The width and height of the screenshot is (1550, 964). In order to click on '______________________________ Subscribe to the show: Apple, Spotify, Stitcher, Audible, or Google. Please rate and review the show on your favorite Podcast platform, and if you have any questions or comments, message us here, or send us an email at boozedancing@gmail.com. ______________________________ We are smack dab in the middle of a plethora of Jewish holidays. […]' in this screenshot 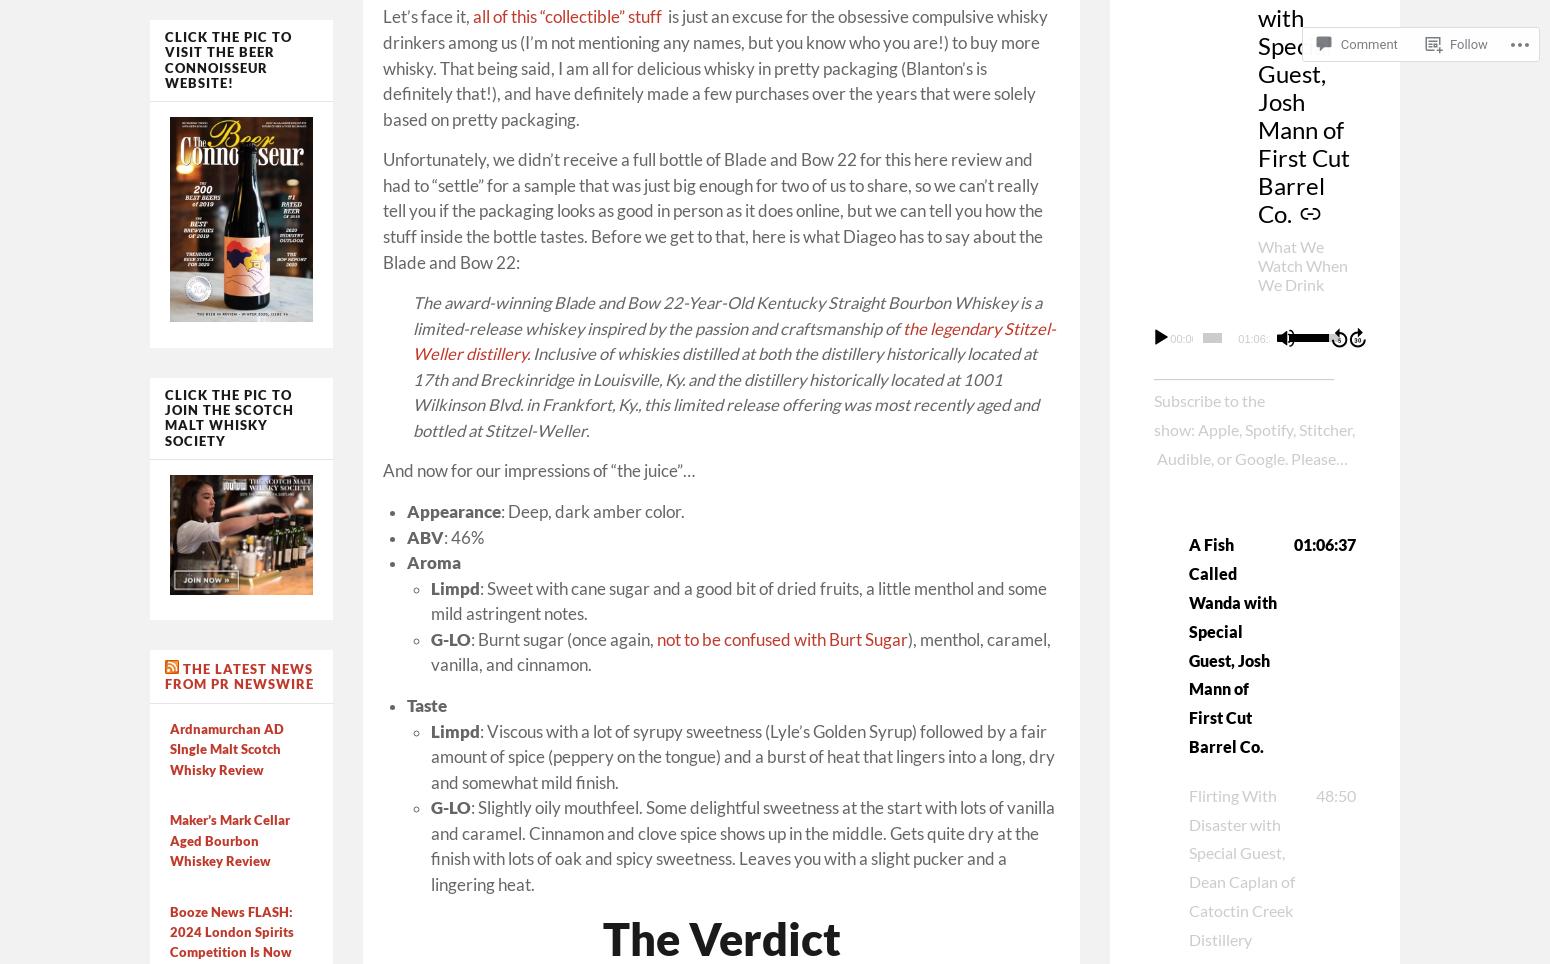, I will do `click(1252, 572)`.